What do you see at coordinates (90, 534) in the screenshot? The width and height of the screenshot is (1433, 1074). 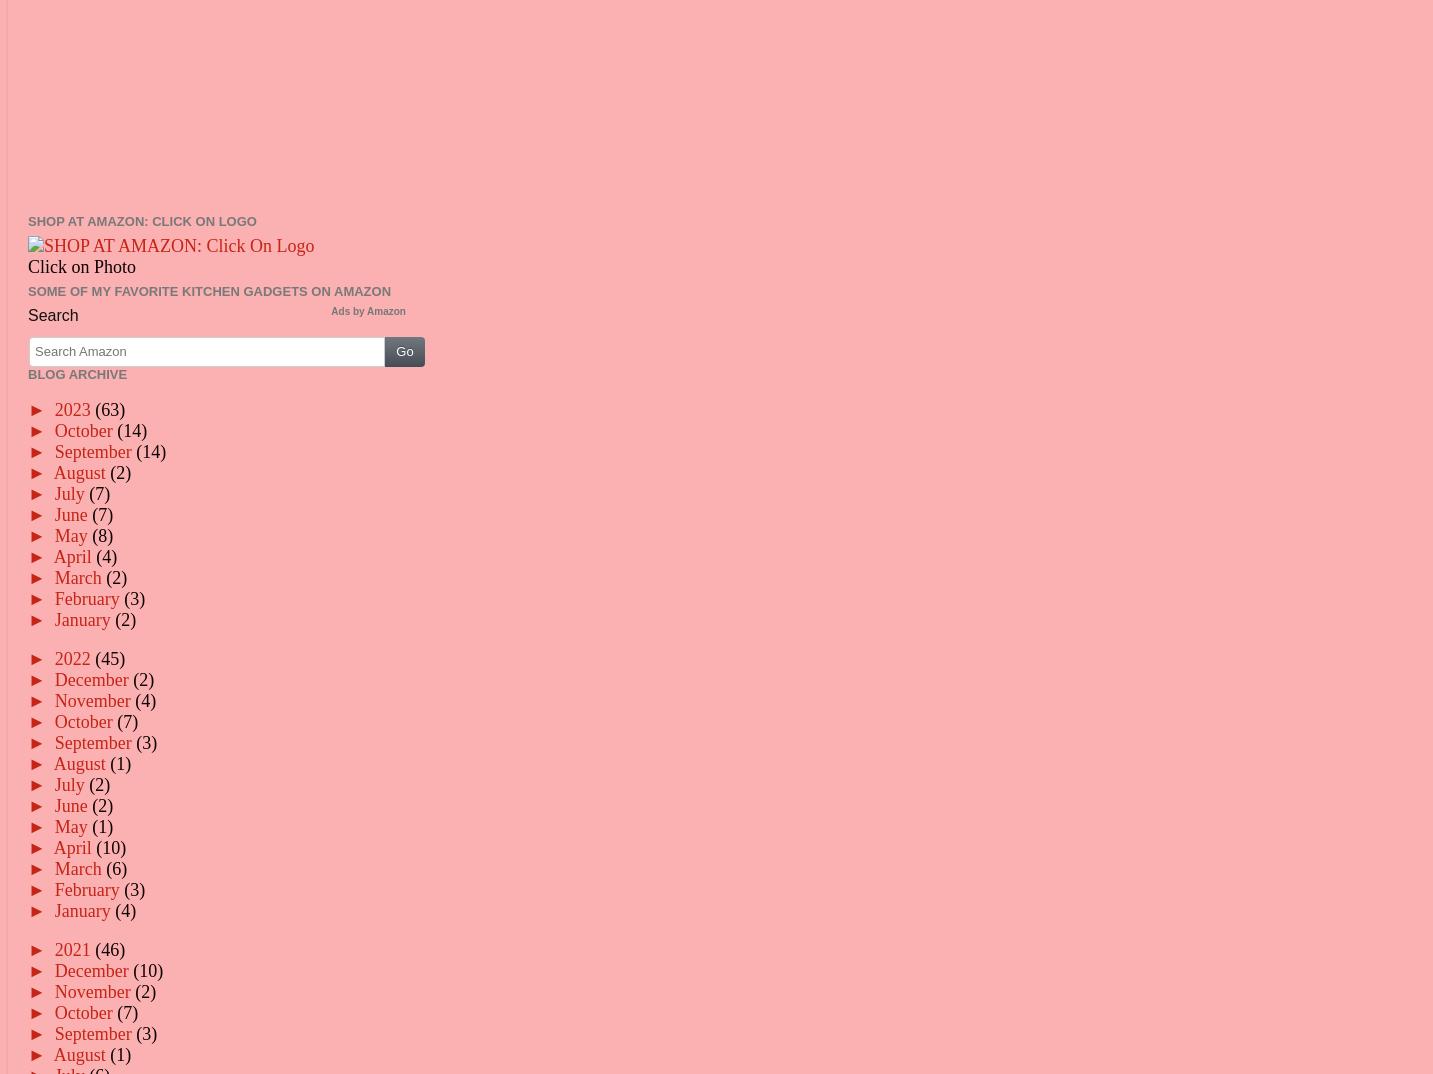 I see `'(8)'` at bounding box center [90, 534].